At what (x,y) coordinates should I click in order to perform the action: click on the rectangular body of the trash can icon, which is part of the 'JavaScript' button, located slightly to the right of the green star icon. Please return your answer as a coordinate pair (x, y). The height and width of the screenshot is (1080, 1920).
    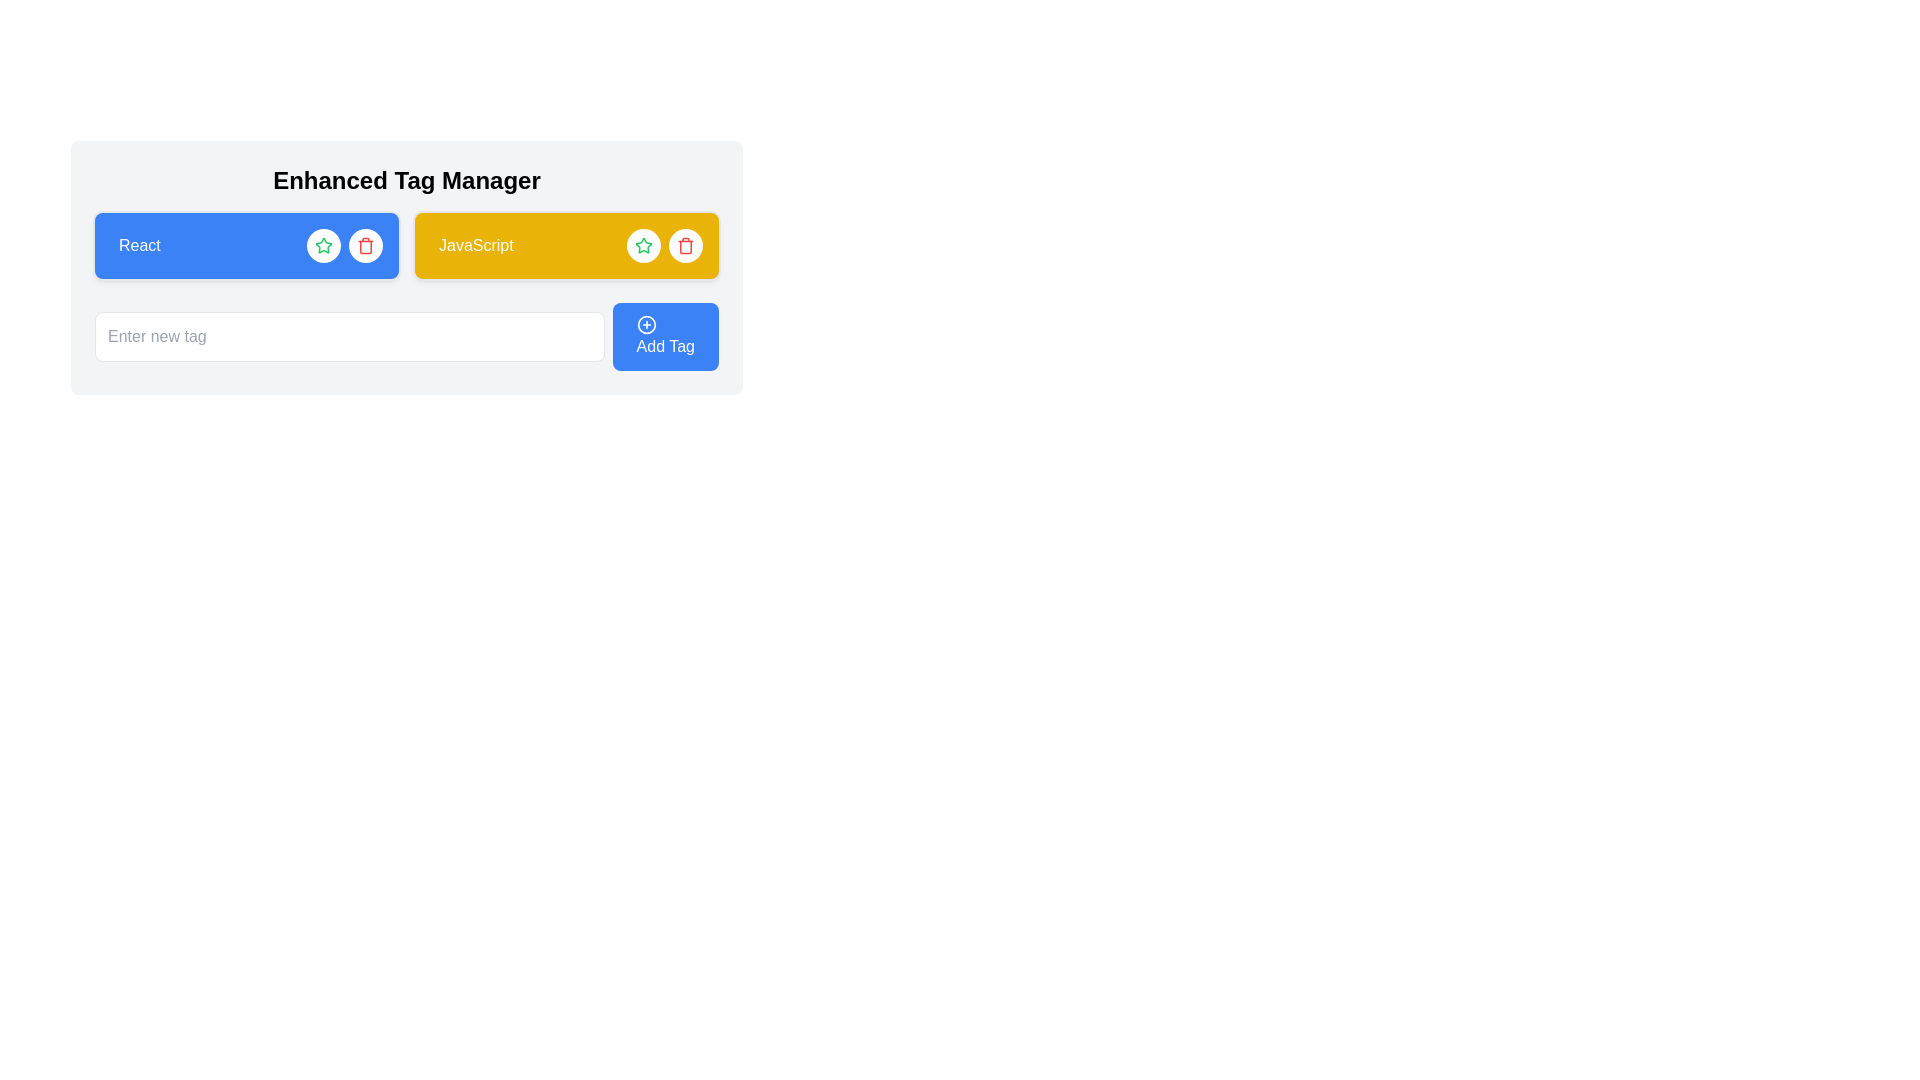
    Looking at the image, I should click on (365, 246).